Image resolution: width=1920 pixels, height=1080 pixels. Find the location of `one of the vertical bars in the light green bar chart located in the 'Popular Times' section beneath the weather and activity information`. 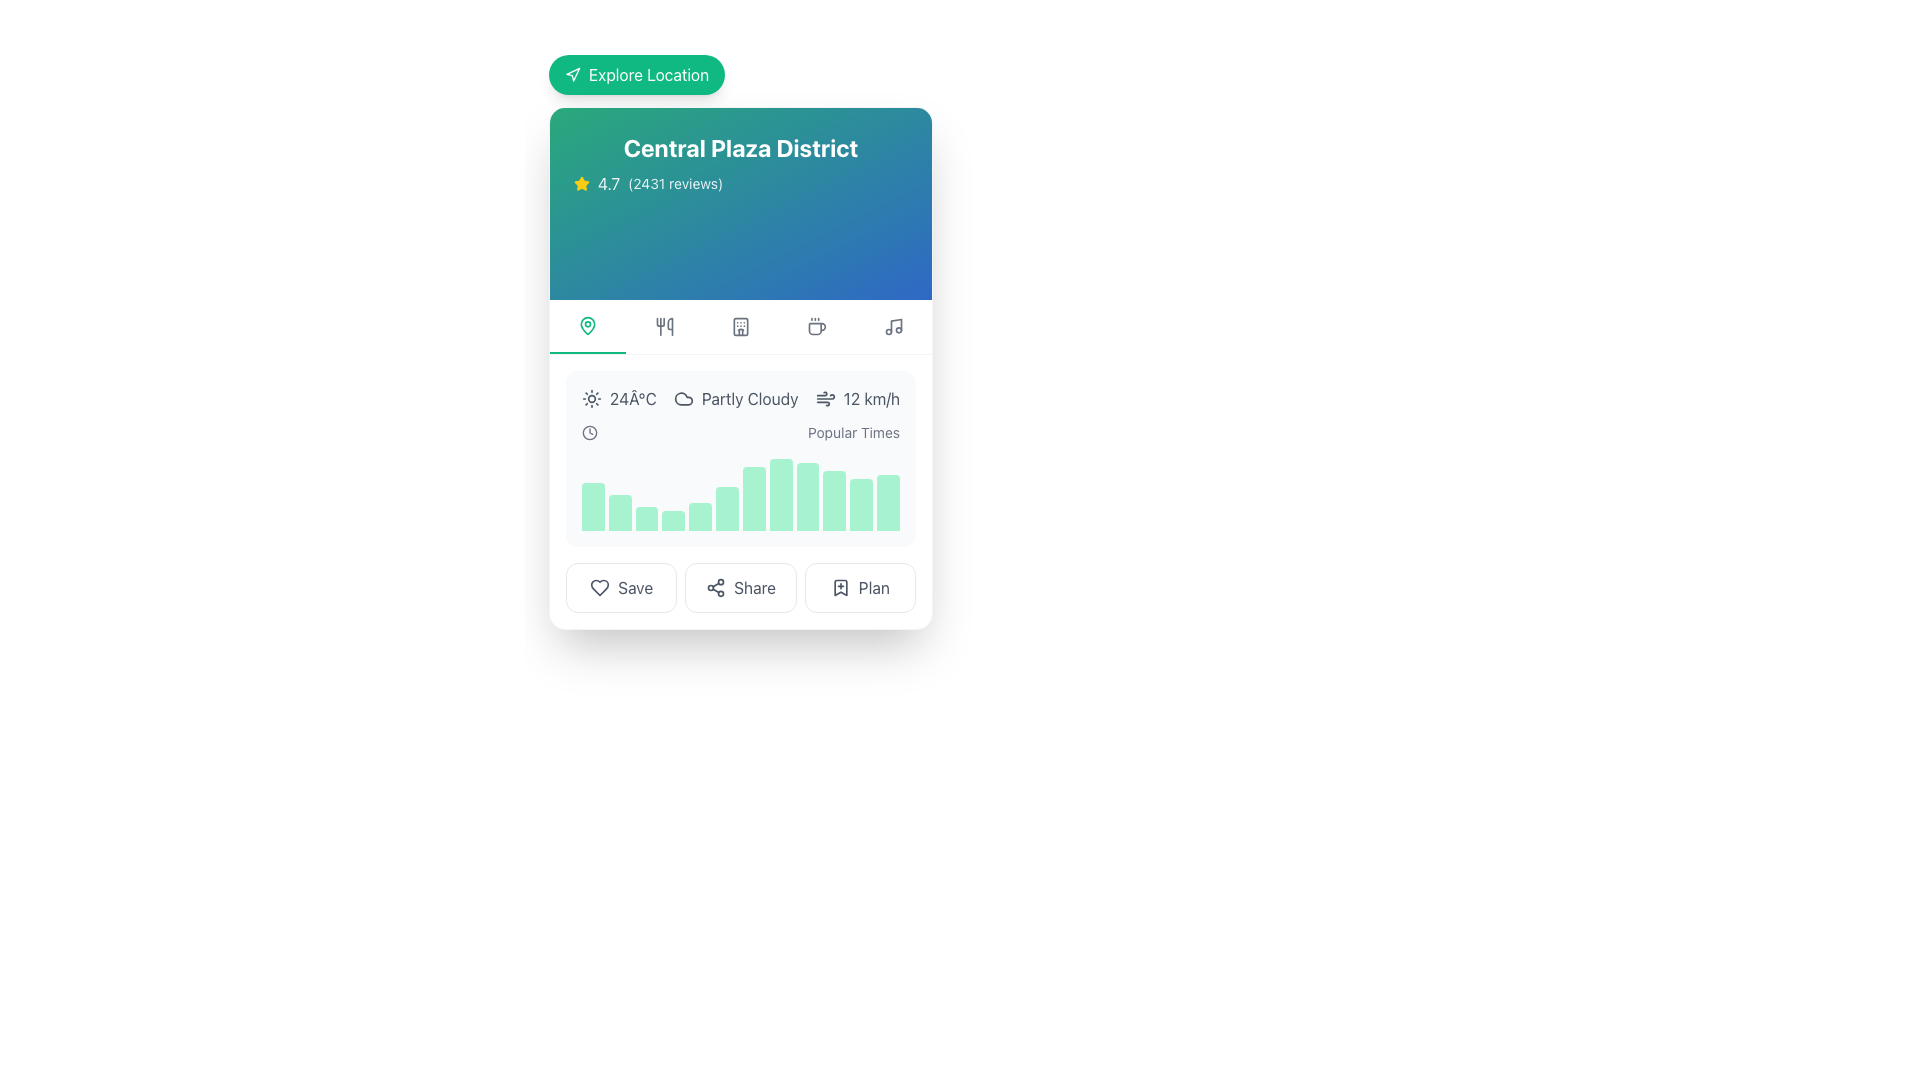

one of the vertical bars in the light green bar chart located in the 'Popular Times' section beneath the weather and activity information is located at coordinates (739, 490).